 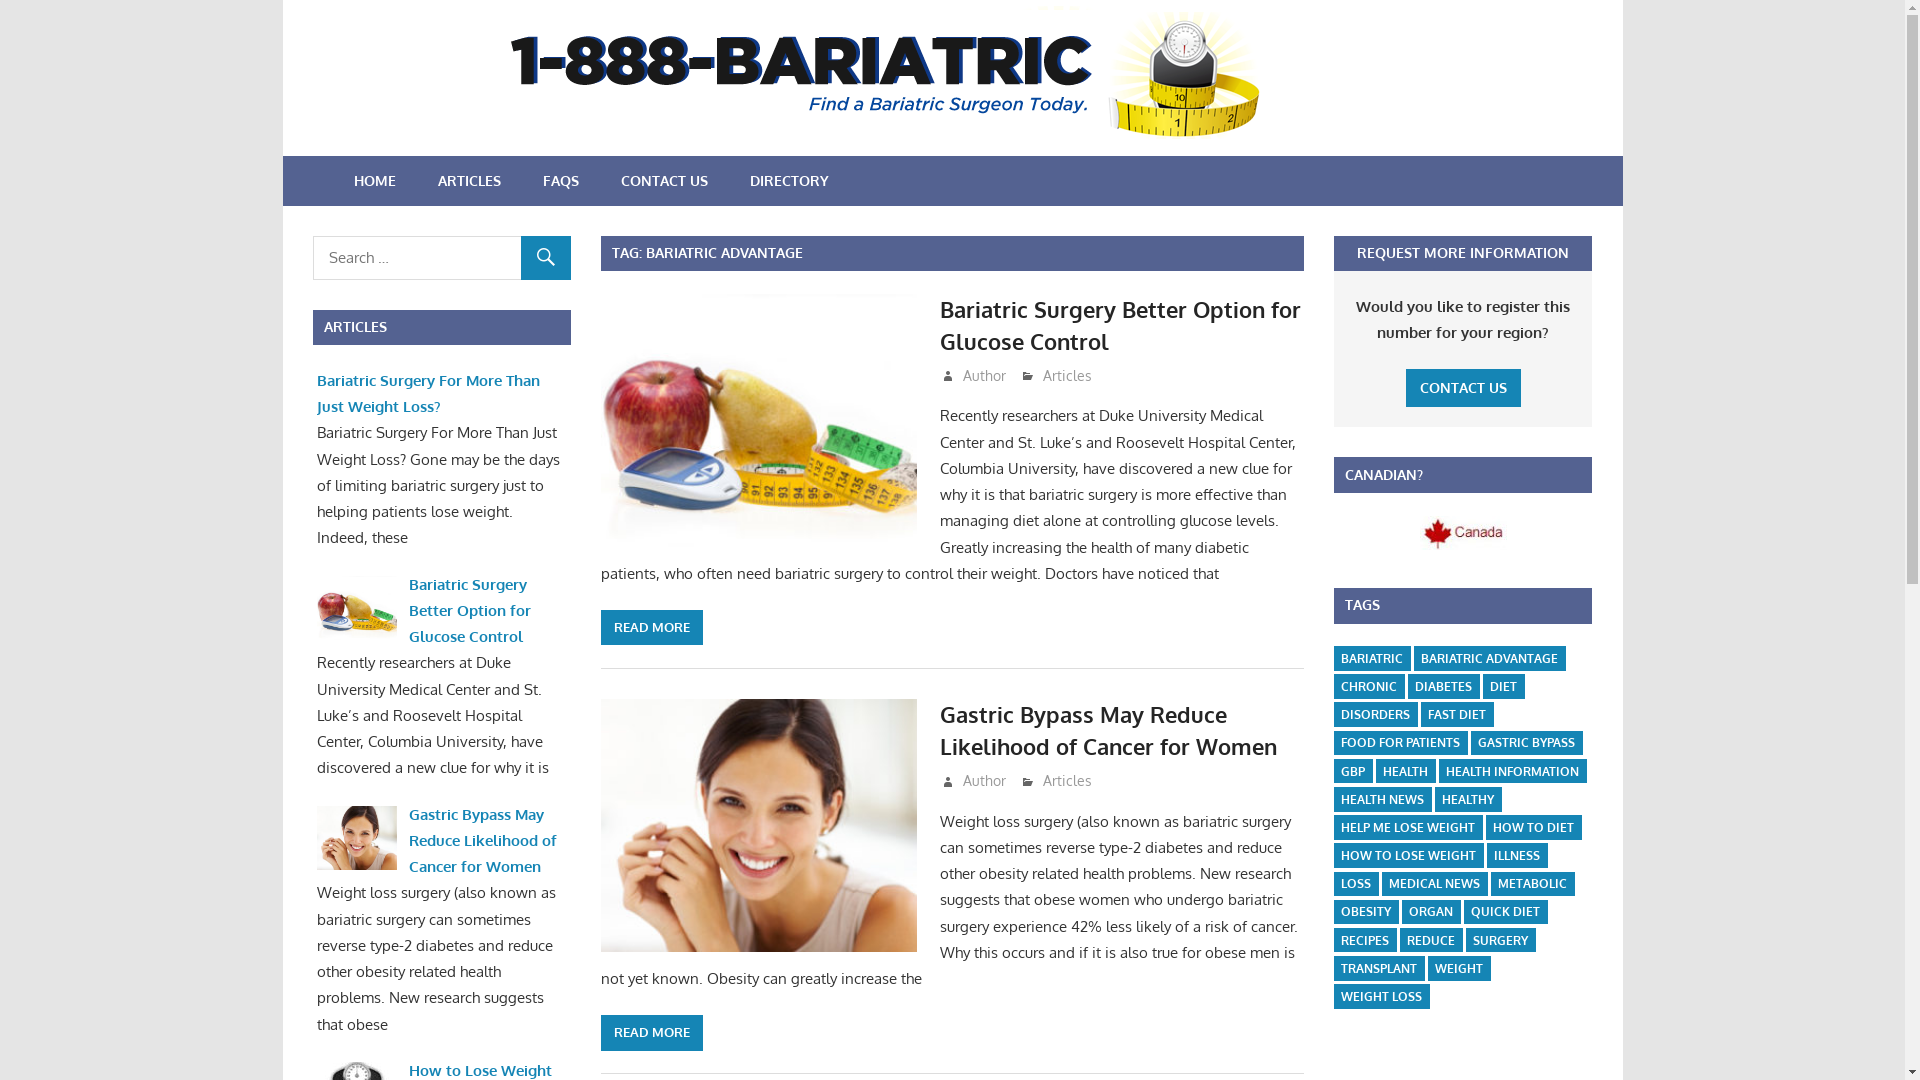 What do you see at coordinates (440, 257) in the screenshot?
I see `'Search for:'` at bounding box center [440, 257].